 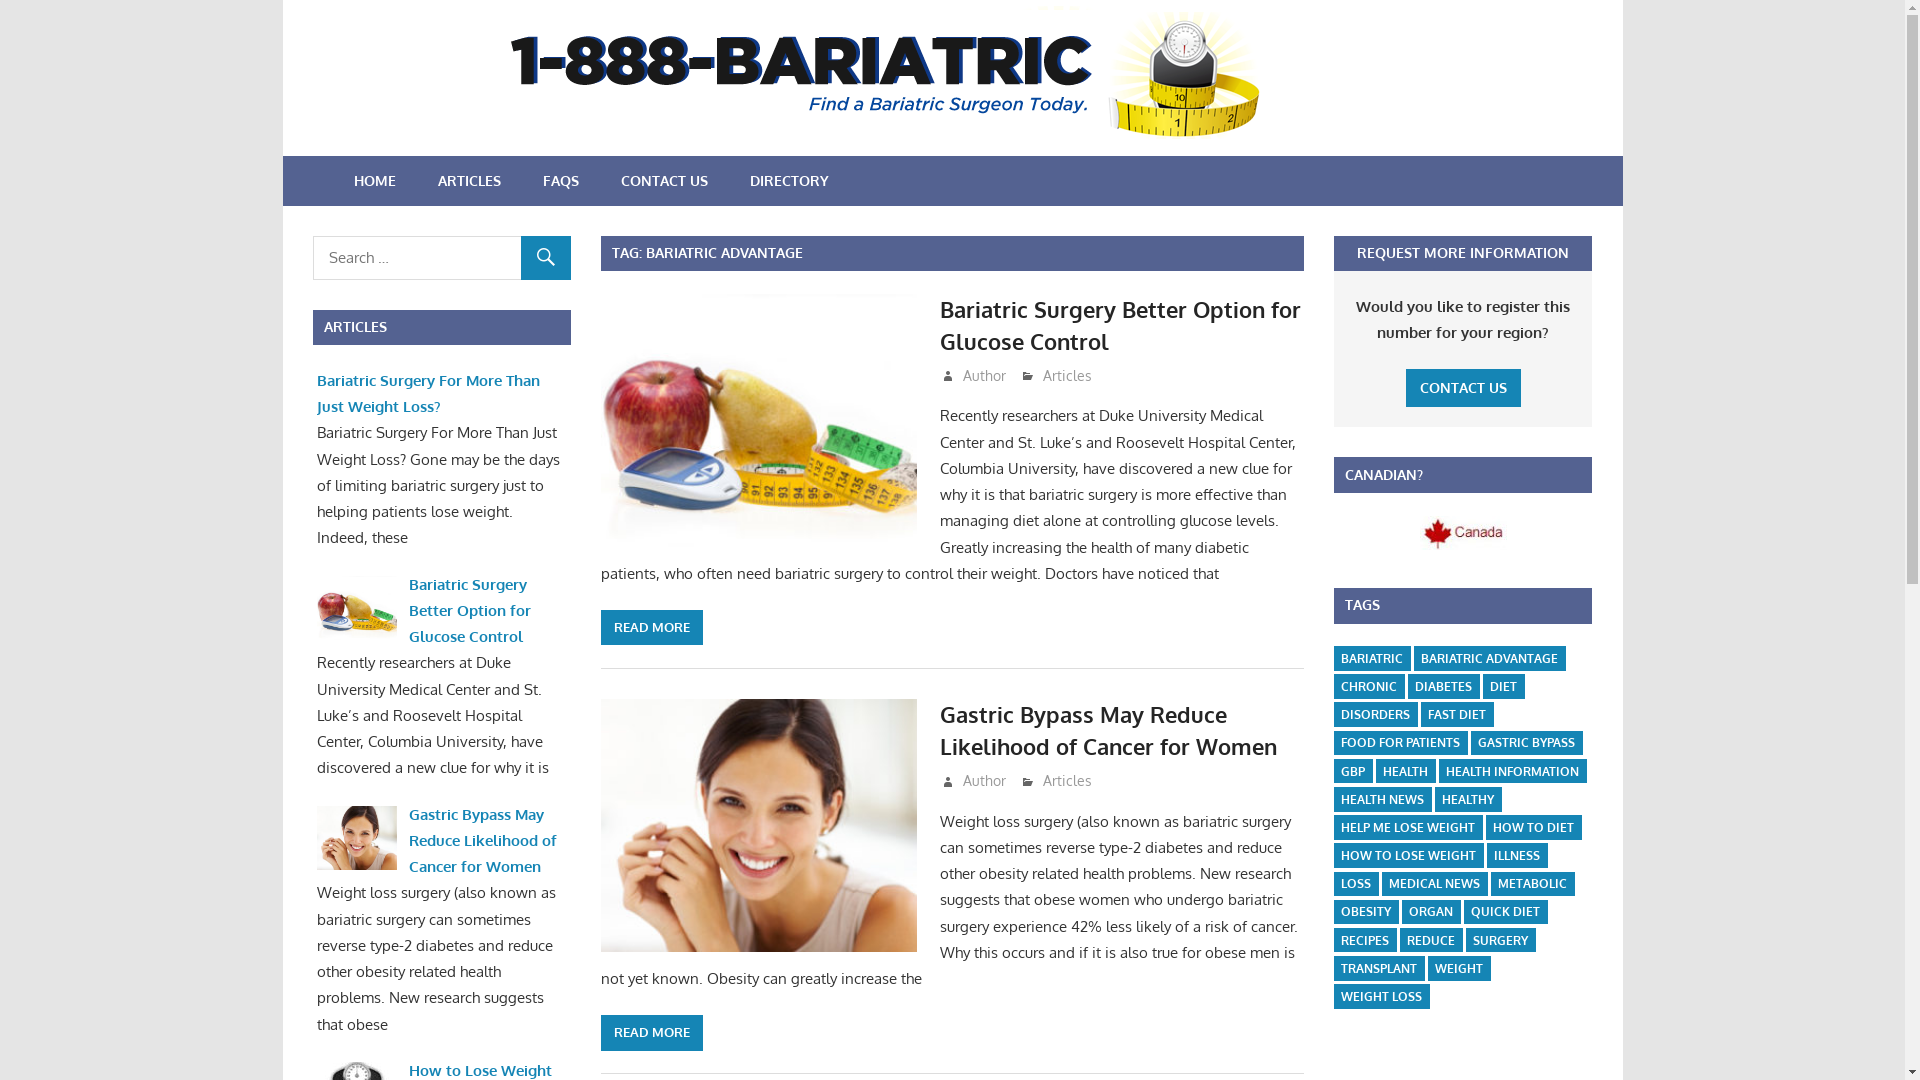 What do you see at coordinates (440, 257) in the screenshot?
I see `'Search for:'` at bounding box center [440, 257].